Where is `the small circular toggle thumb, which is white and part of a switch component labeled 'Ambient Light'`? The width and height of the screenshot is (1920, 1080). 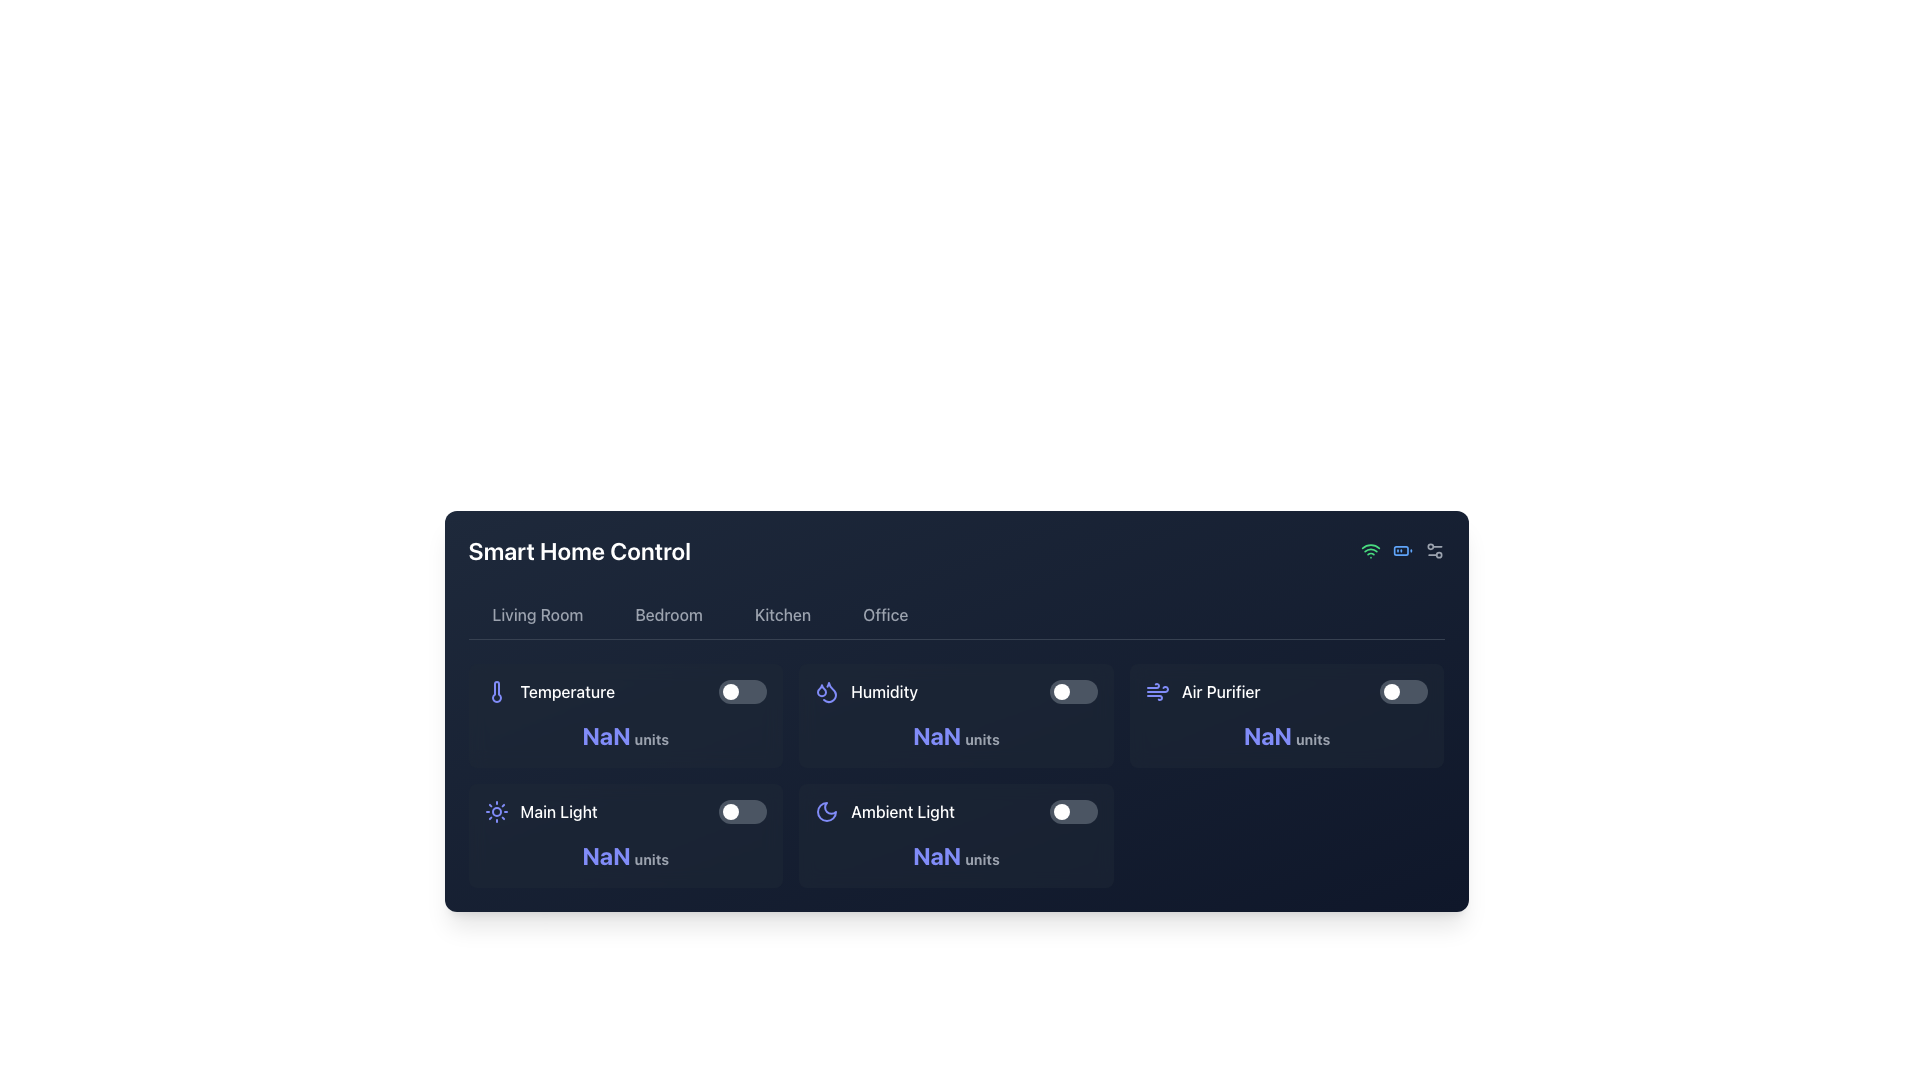 the small circular toggle thumb, which is white and part of a switch component labeled 'Ambient Light' is located at coordinates (1060, 812).